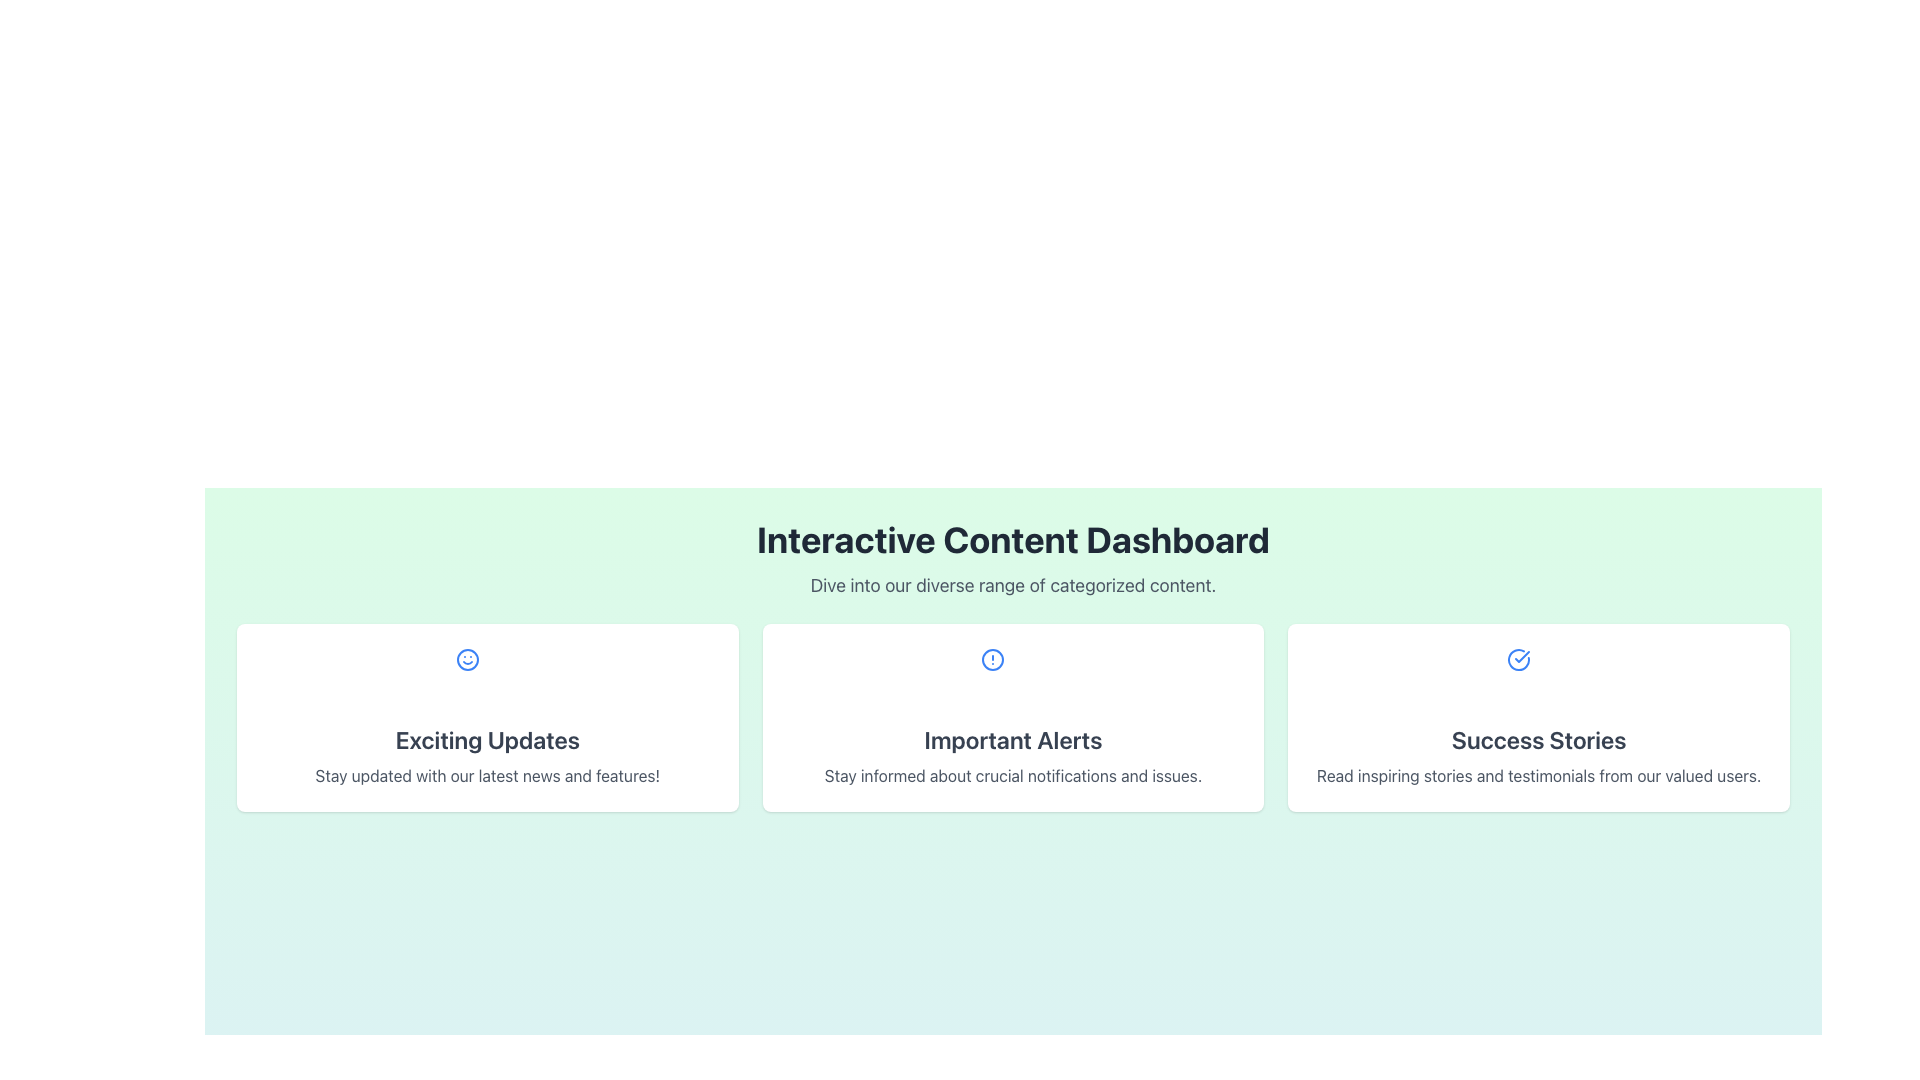  What do you see at coordinates (1538, 774) in the screenshot?
I see `the static text label displaying 'Read inspiring stories and testimonials from our valued users.' which is positioned below the heading 'Success Stories'` at bounding box center [1538, 774].